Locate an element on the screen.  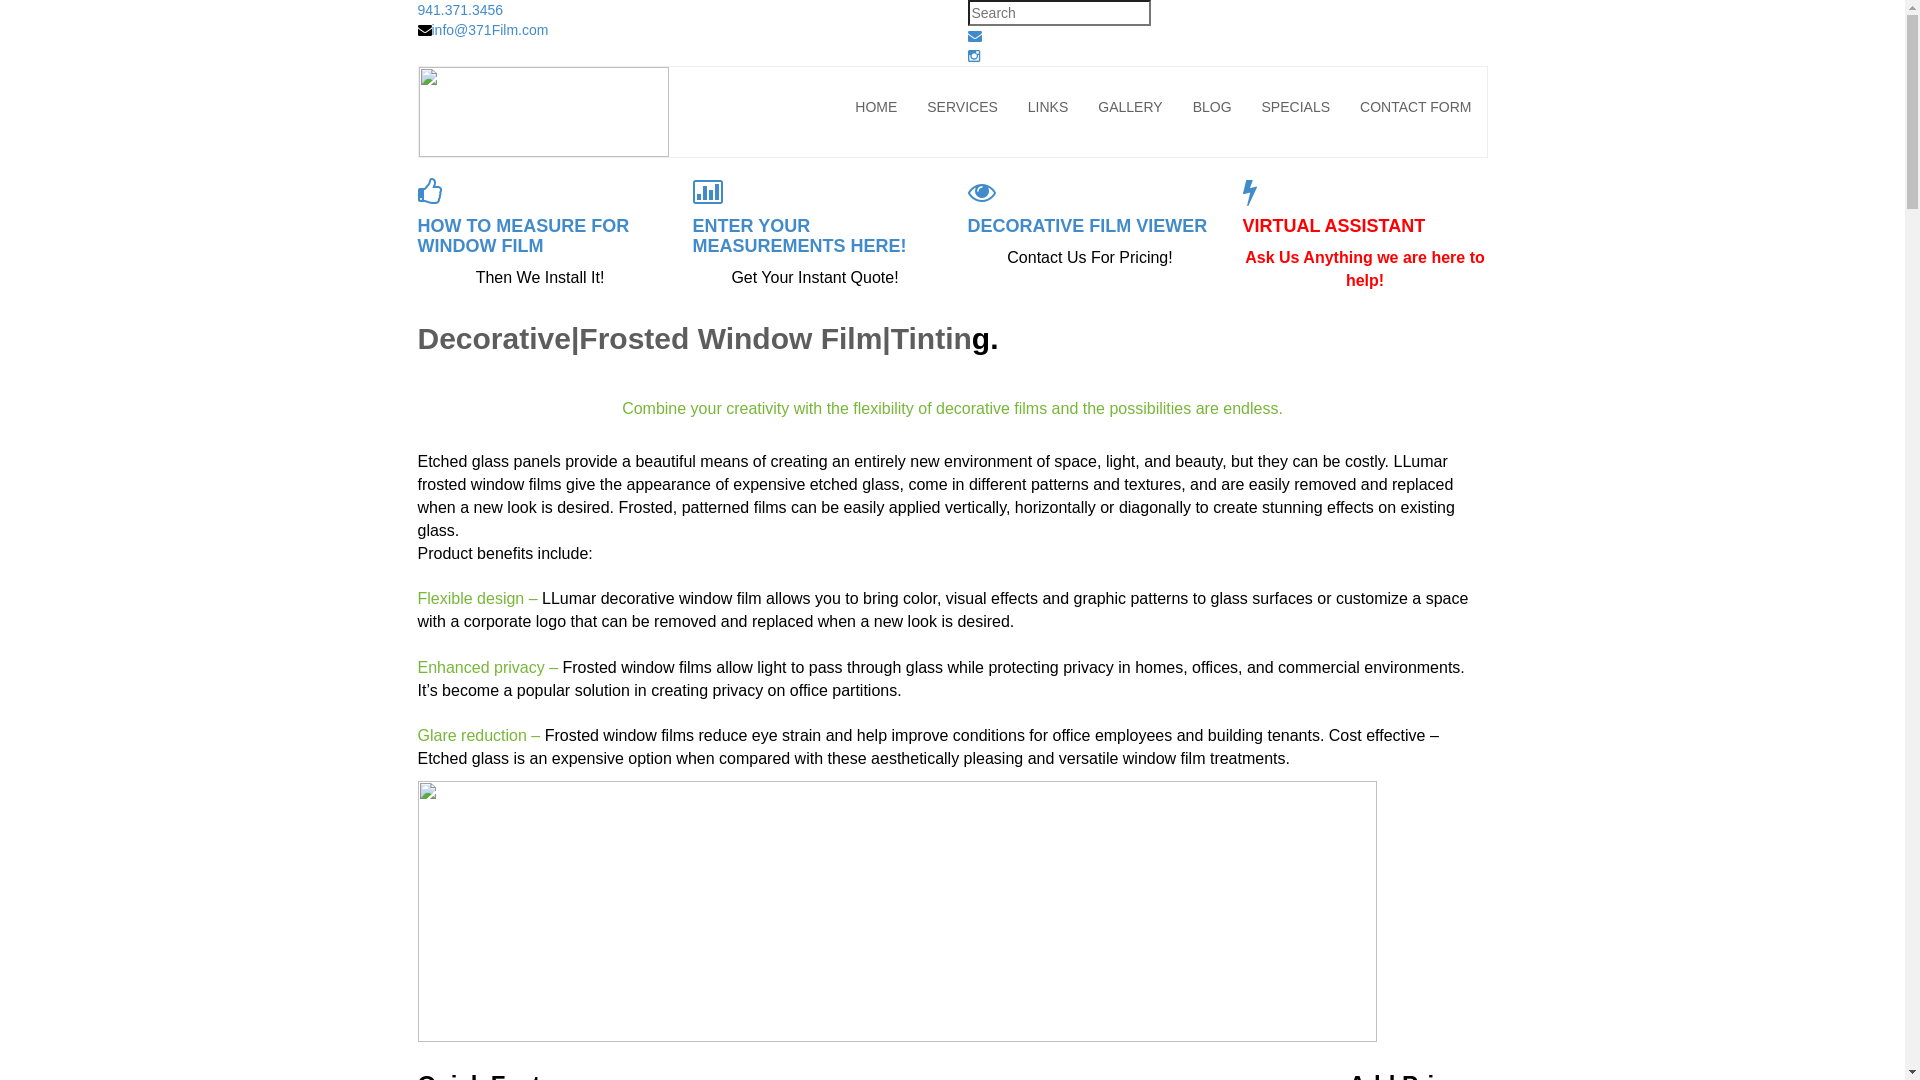
'BLOG' is located at coordinates (1177, 107).